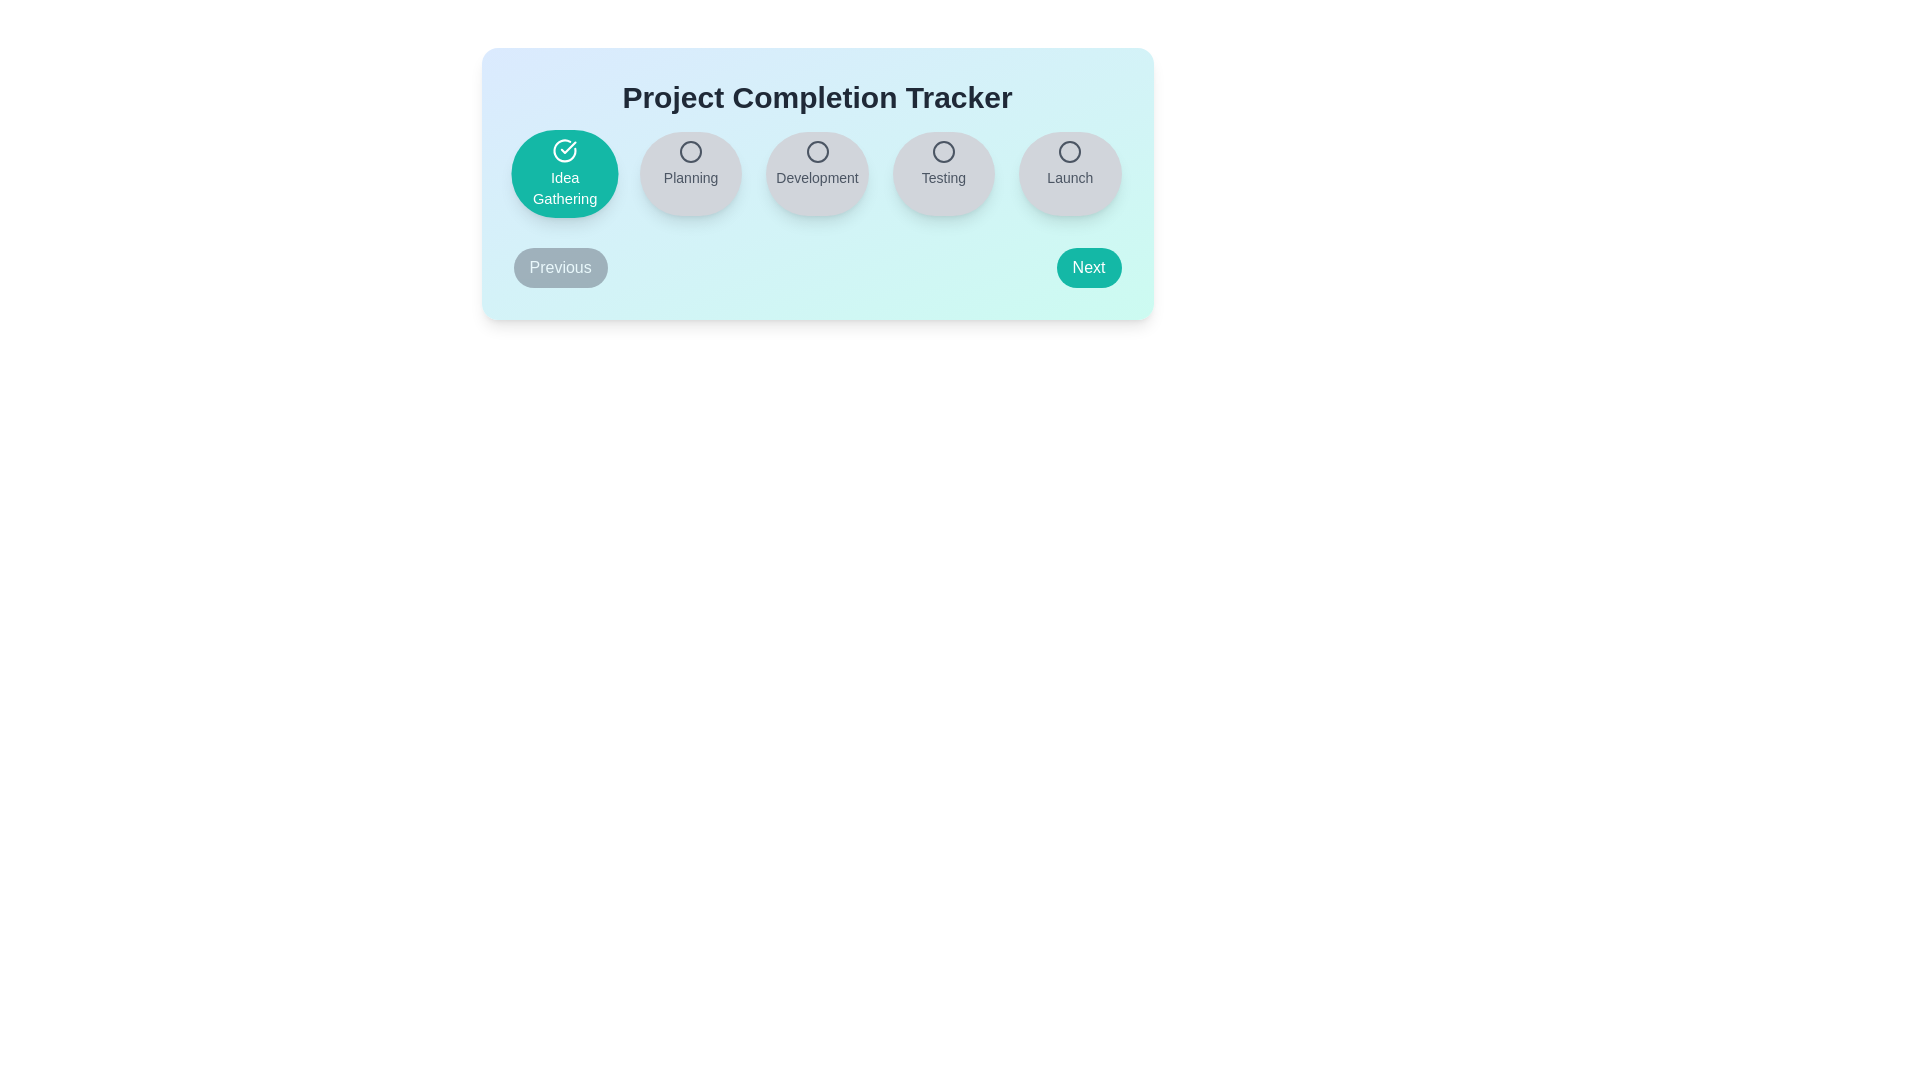 This screenshot has height=1080, width=1920. What do you see at coordinates (691, 150) in the screenshot?
I see `the circular icon labeled 'Planning' in the series of project stage icons, which is the second item in the horizontal sequence` at bounding box center [691, 150].